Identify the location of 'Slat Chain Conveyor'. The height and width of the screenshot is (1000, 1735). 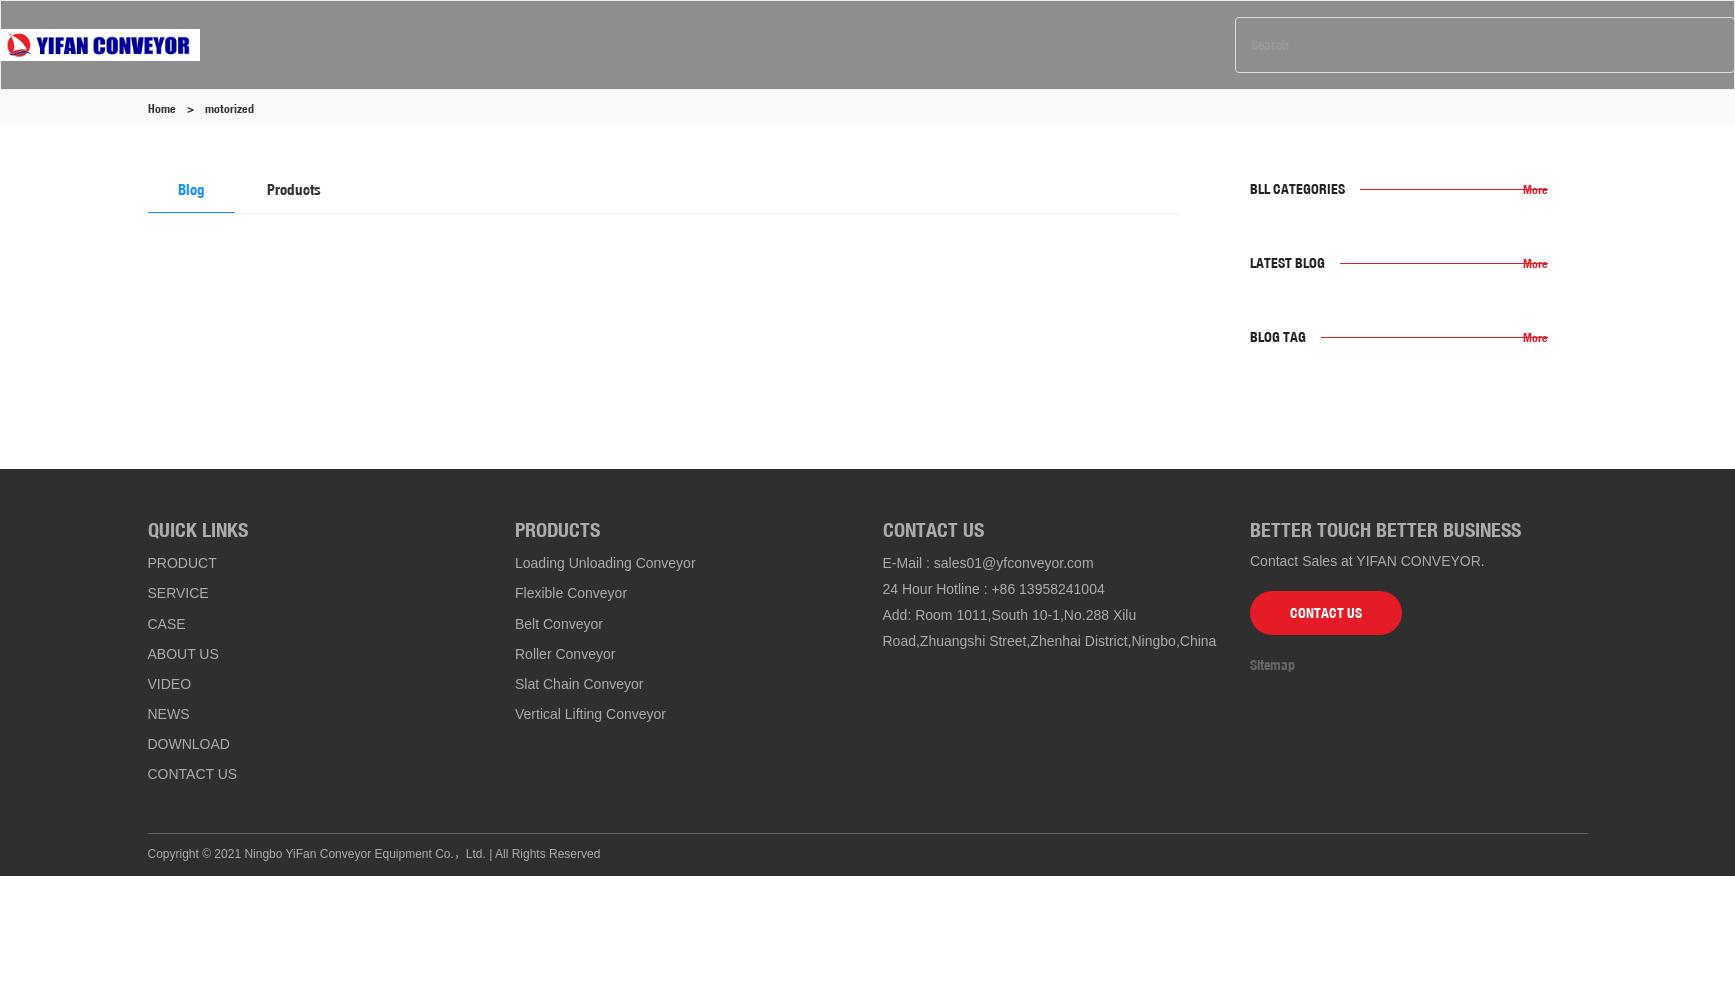
(578, 683).